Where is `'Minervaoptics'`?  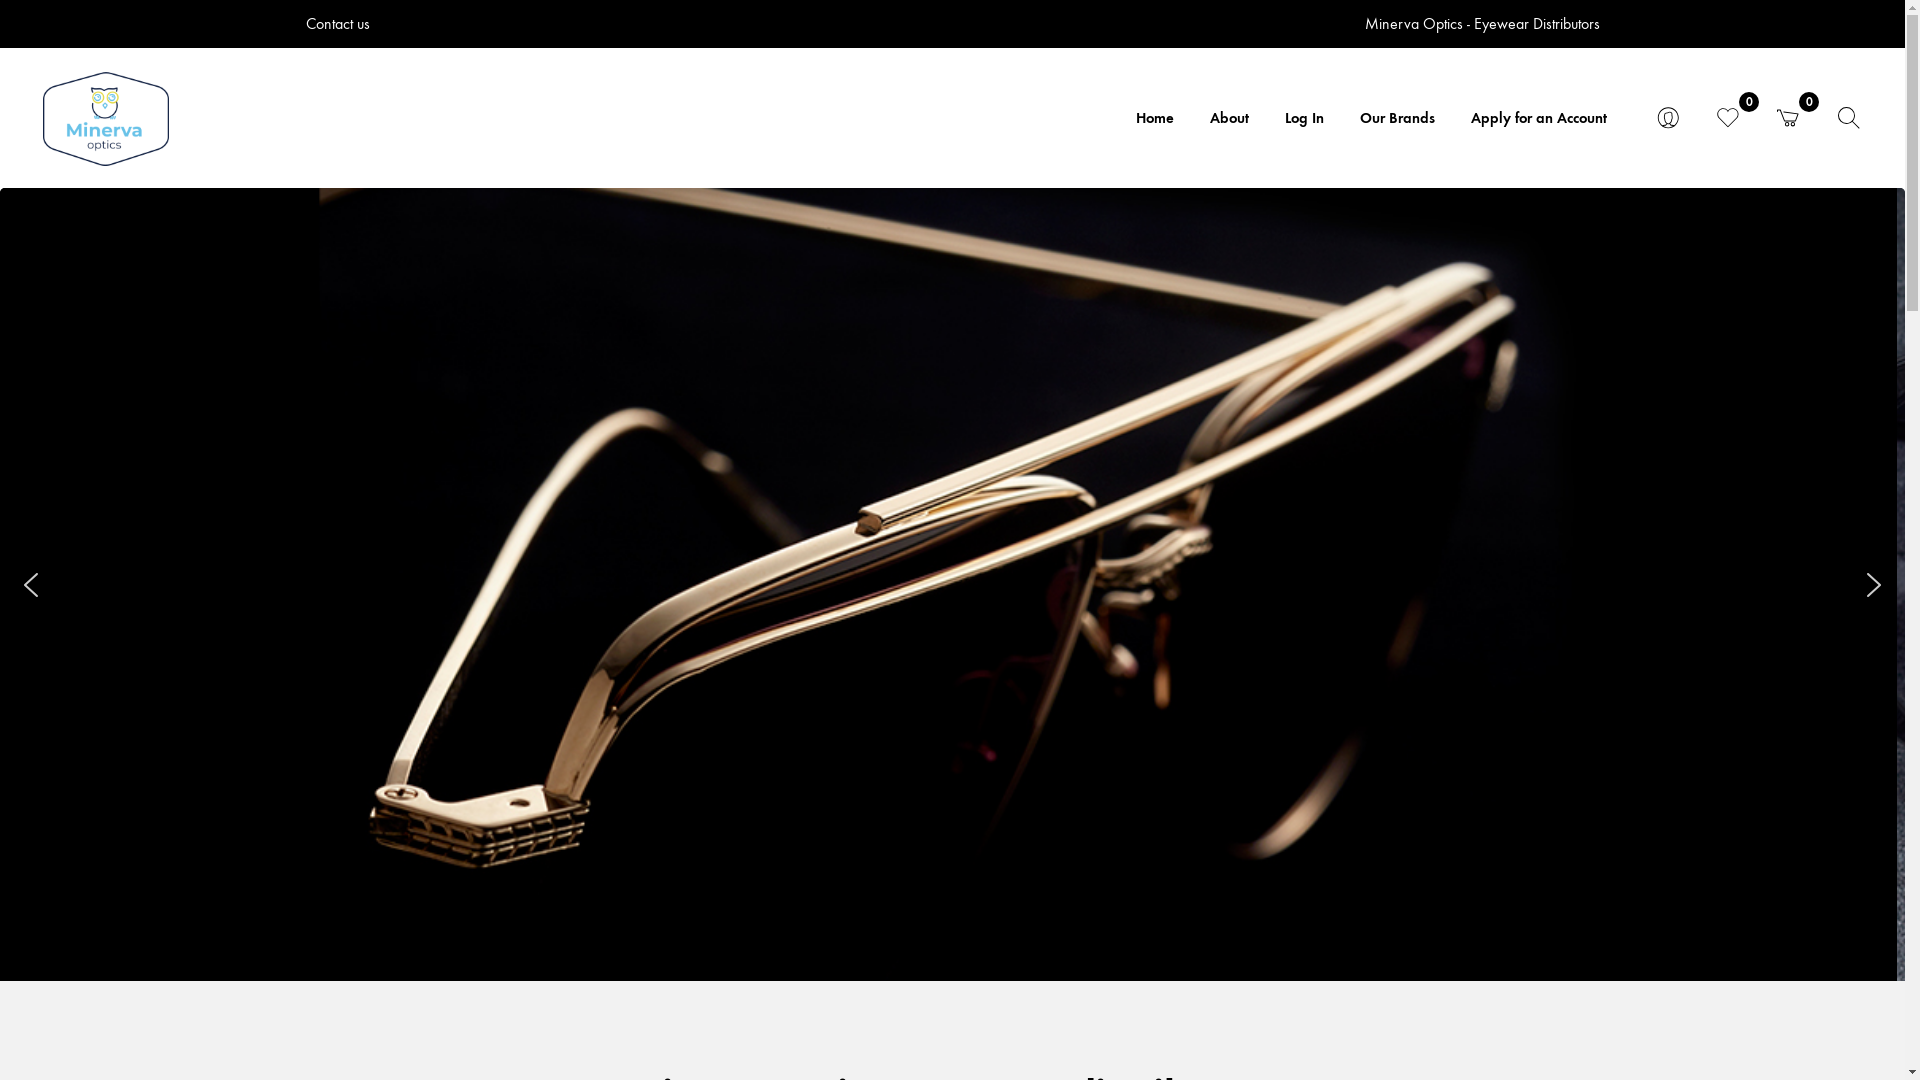 'Minervaoptics' is located at coordinates (104, 119).